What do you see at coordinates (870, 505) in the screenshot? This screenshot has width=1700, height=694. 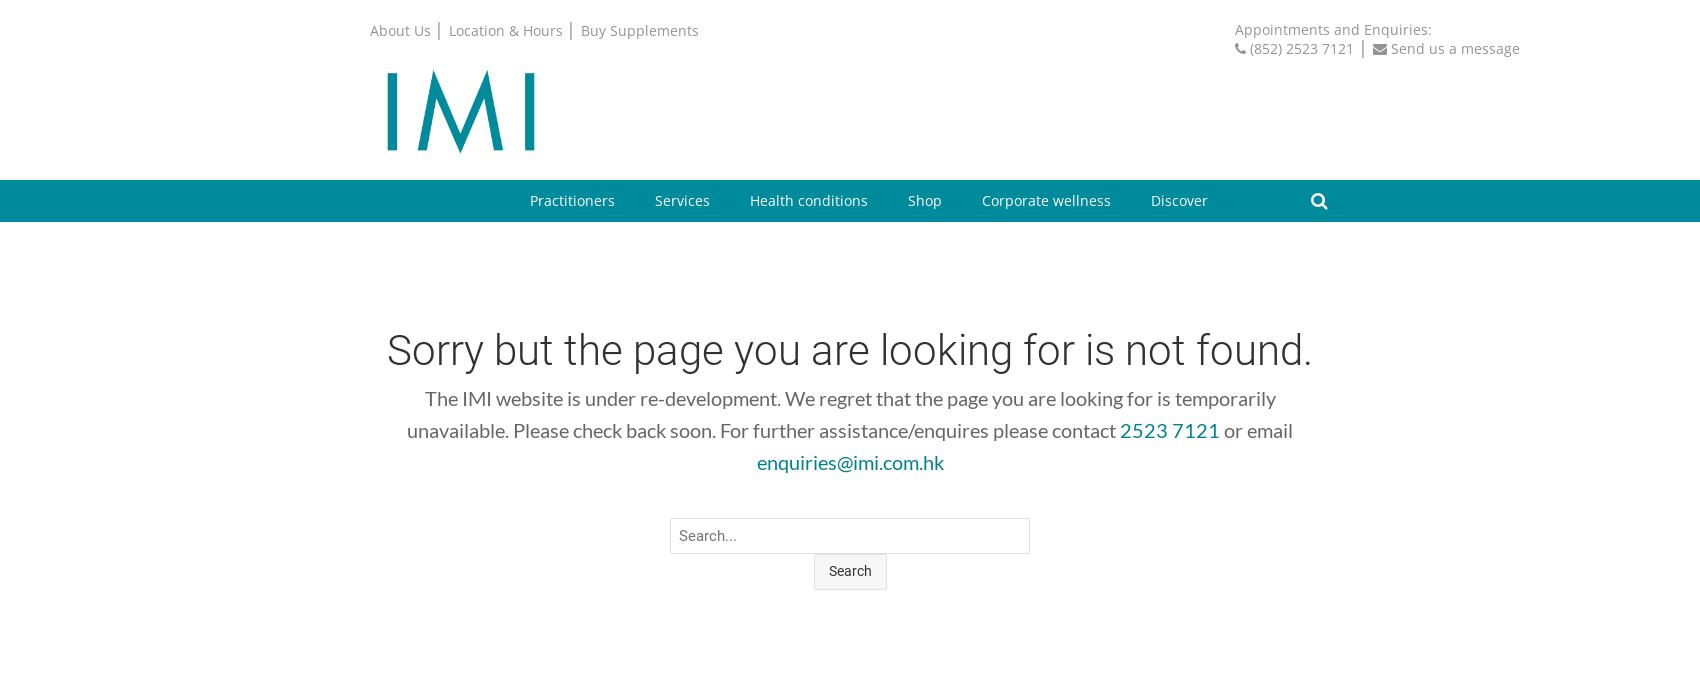 I see `'Content is protected !!'` at bounding box center [870, 505].